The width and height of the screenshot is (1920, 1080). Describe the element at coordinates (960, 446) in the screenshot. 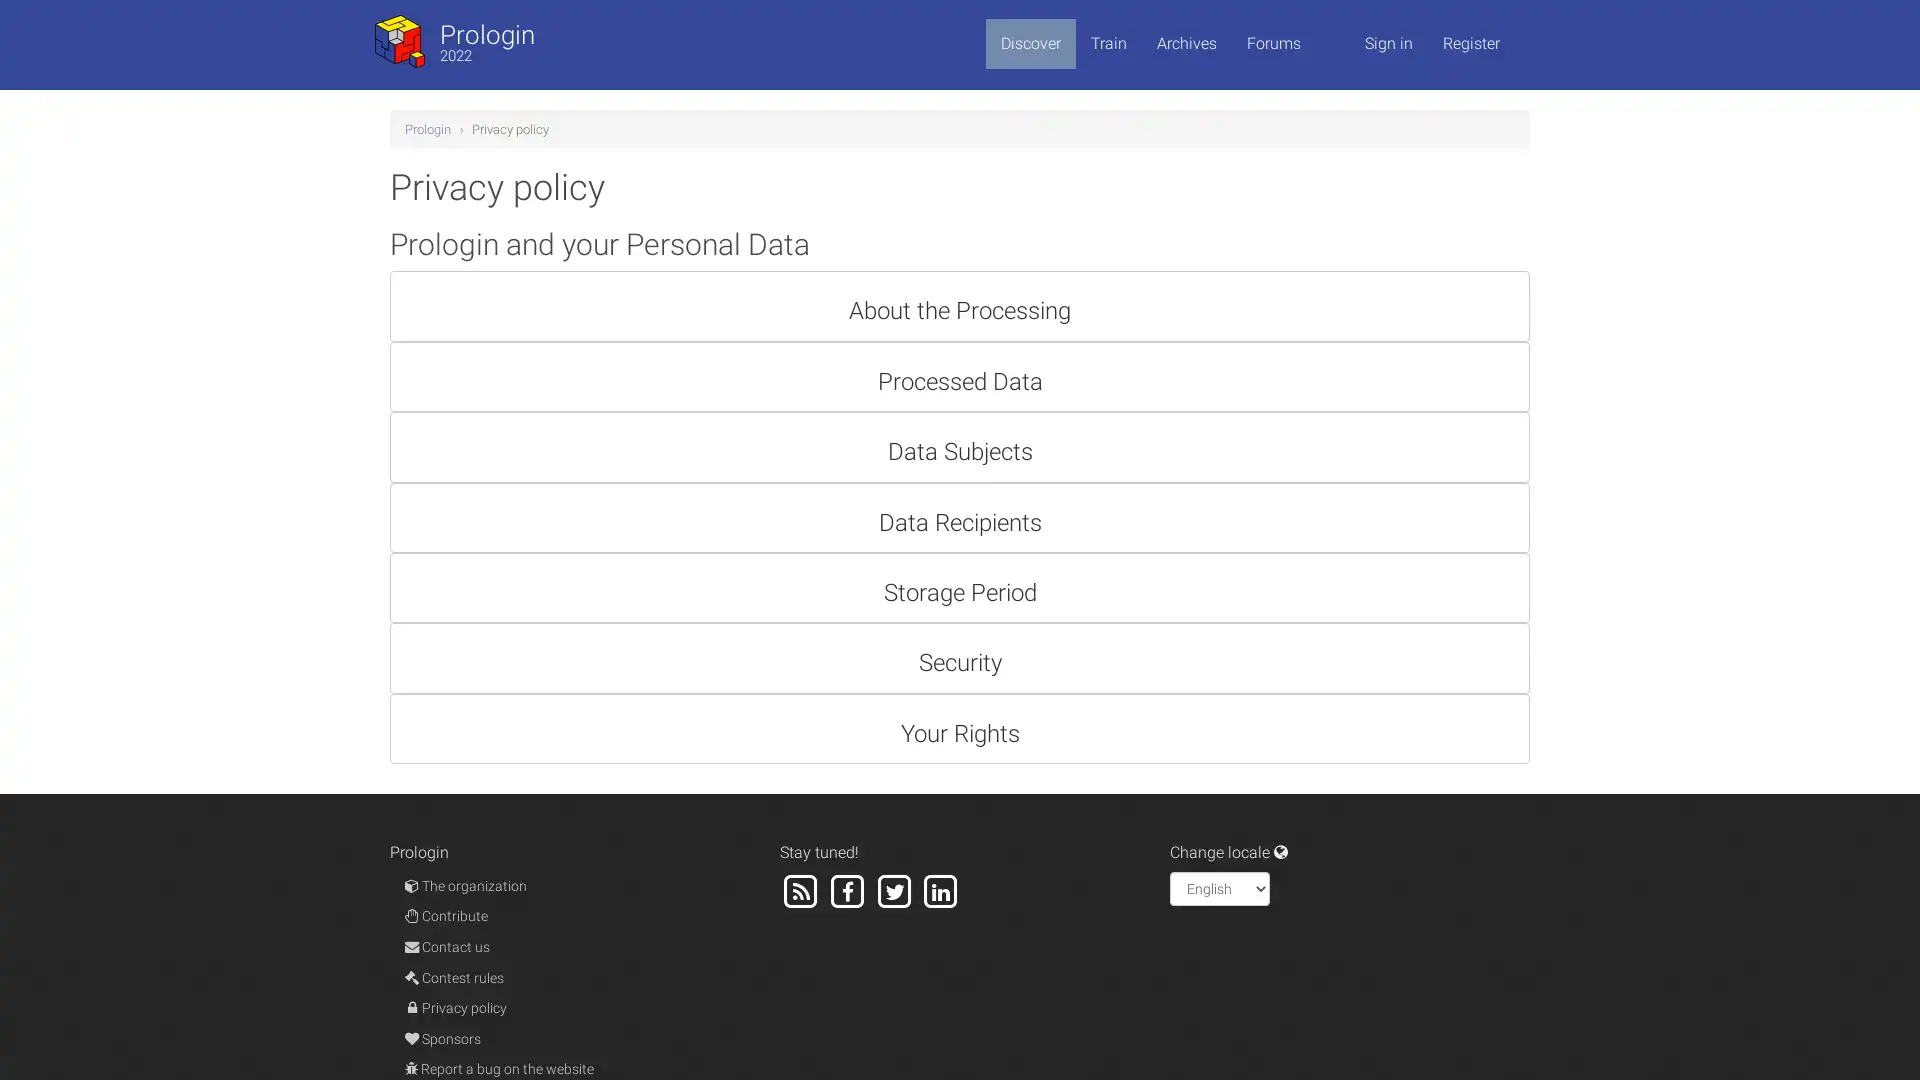

I see `Data Subjects` at that location.